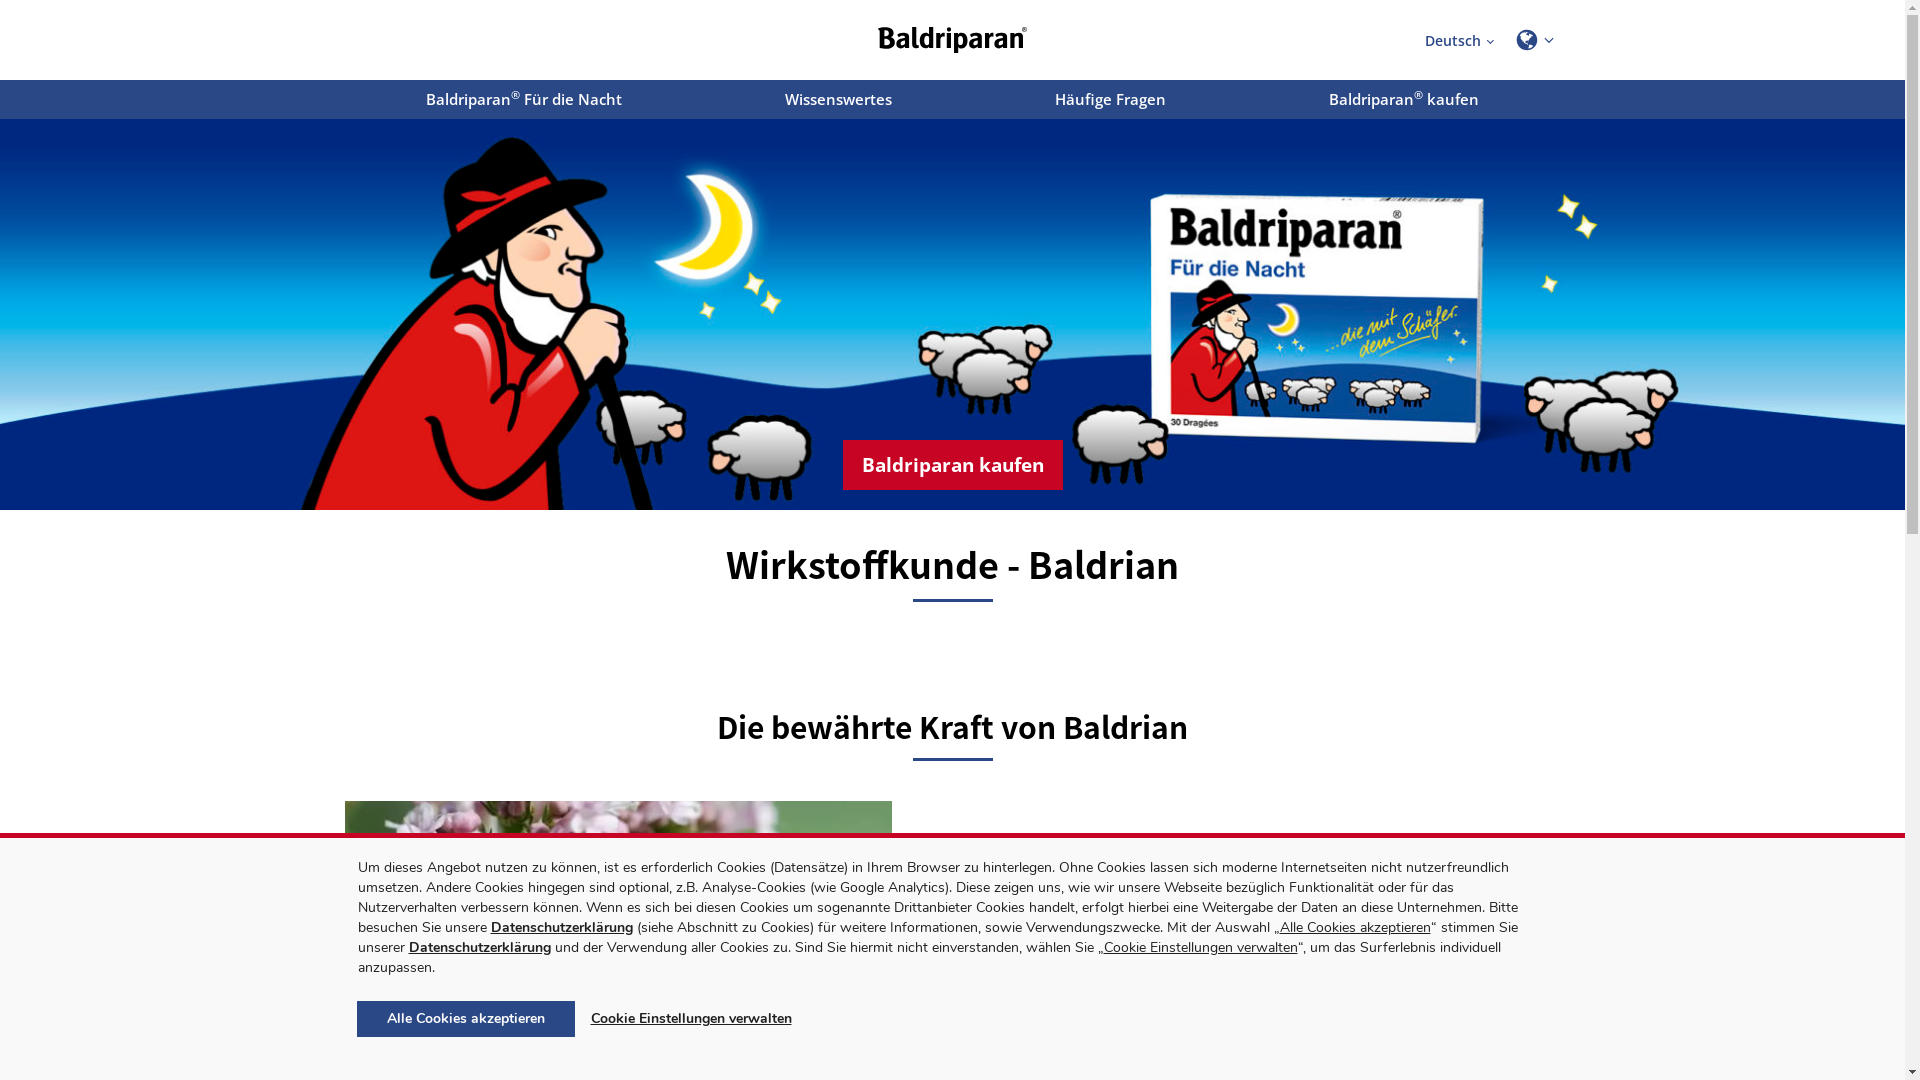 The width and height of the screenshot is (1920, 1080). Describe the element at coordinates (589, 1018) in the screenshot. I see `'Cookie Einstellungen verwalten'` at that location.